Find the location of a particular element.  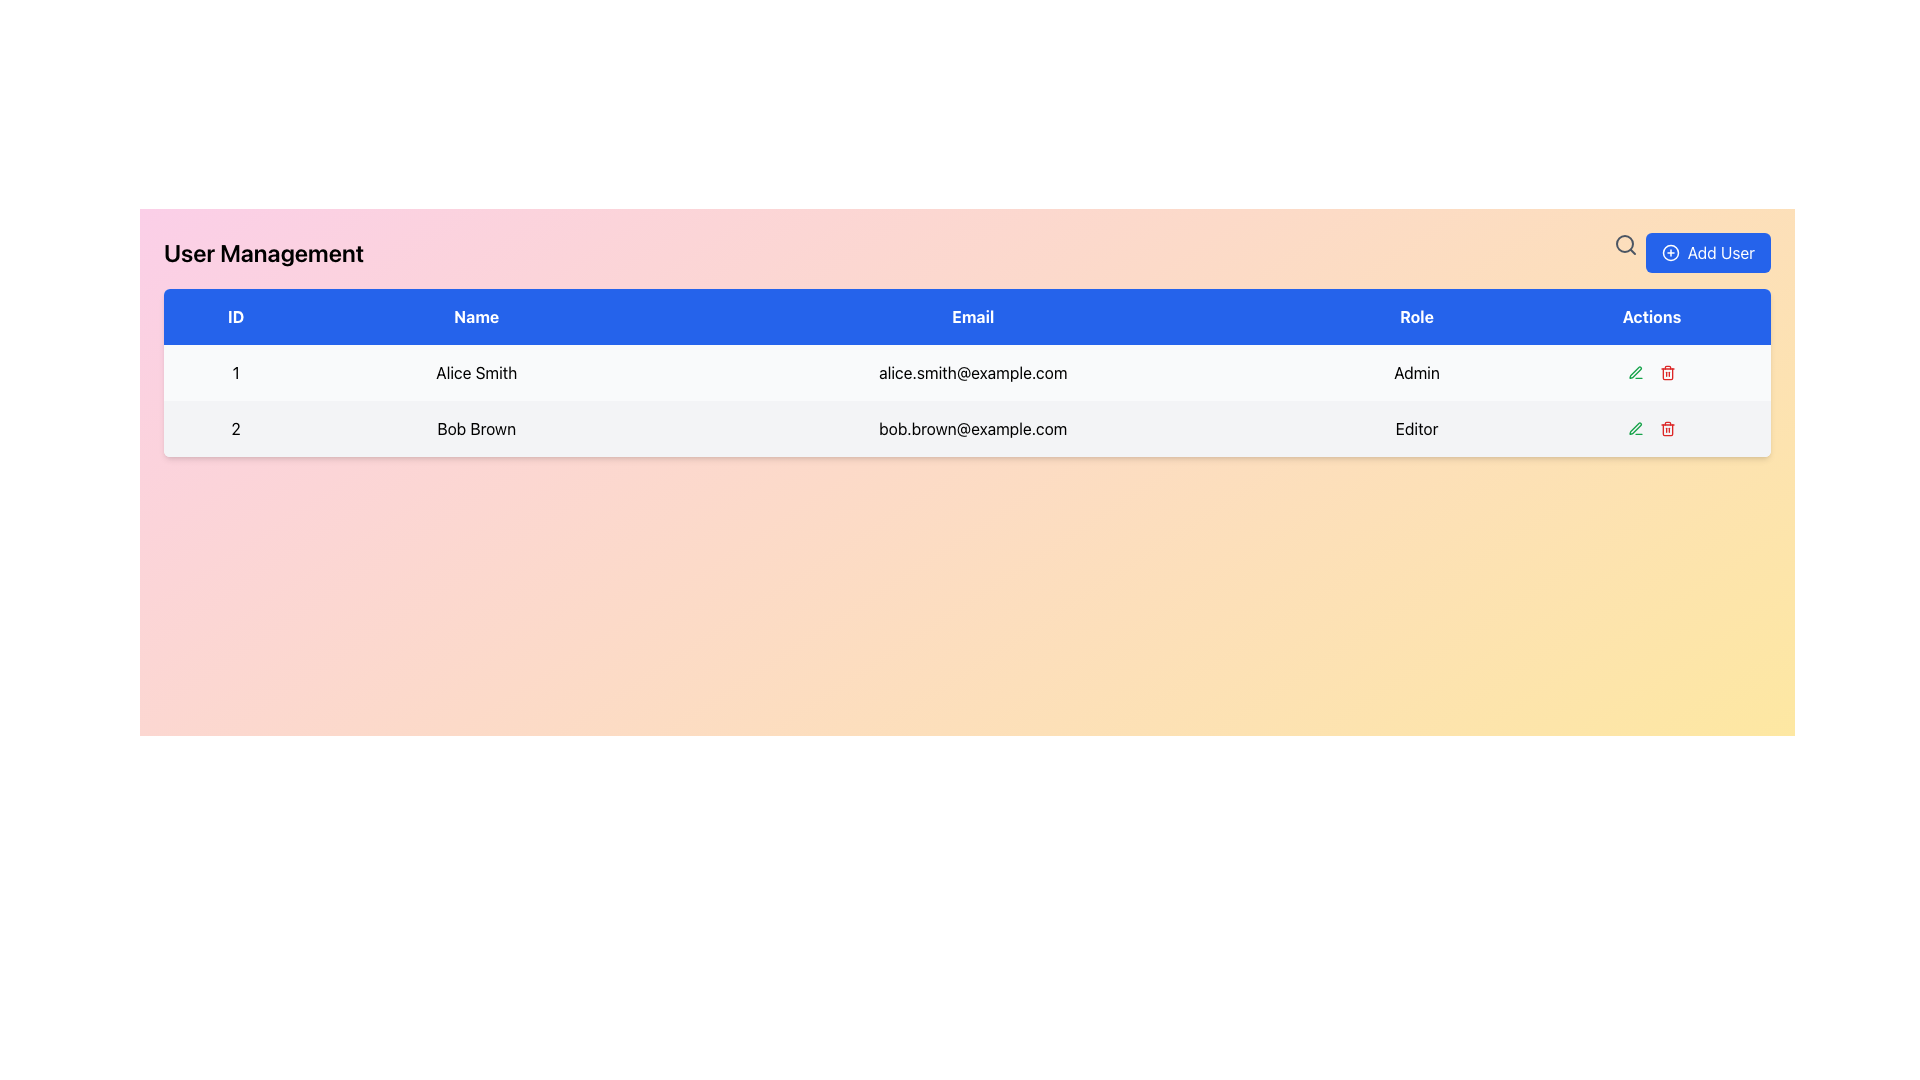

the red trash icon button located in the 'Actions' column of the second row in the user management table to initiate deletion is located at coordinates (1666, 427).